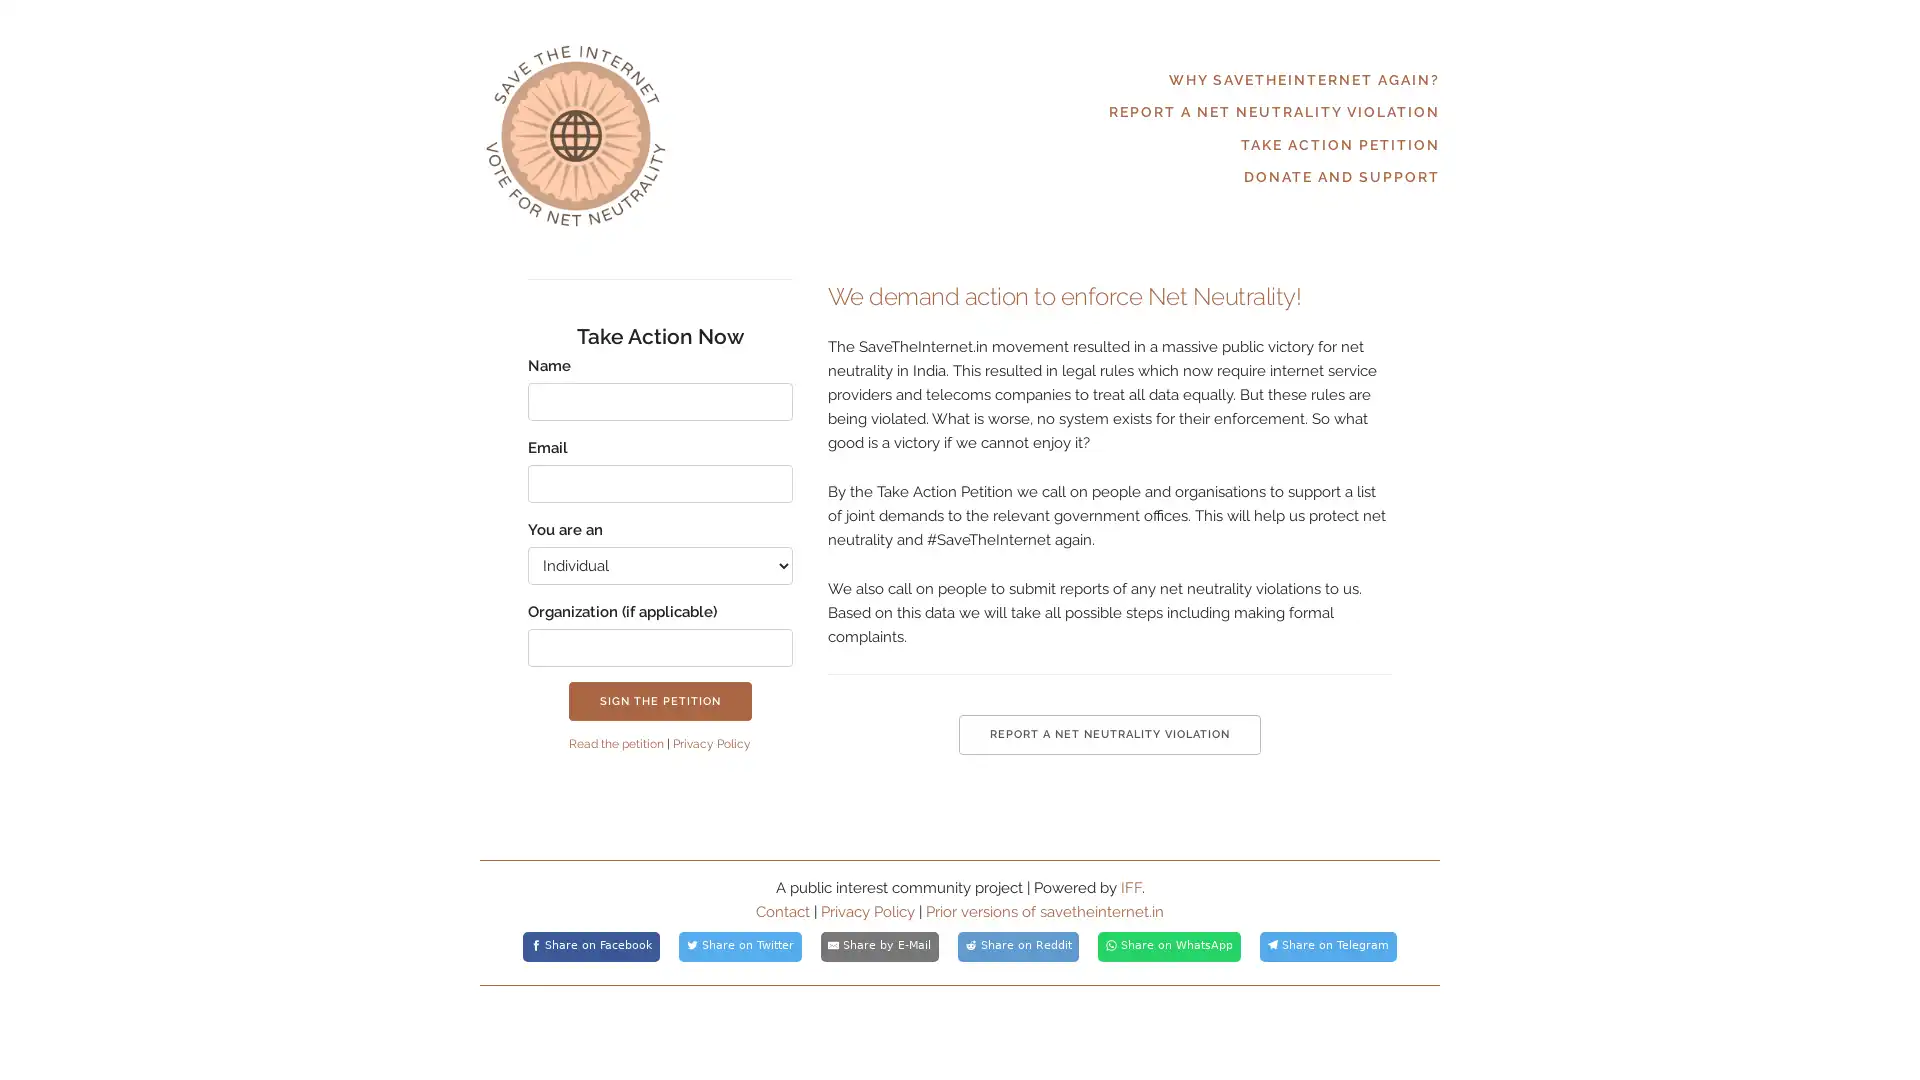 This screenshot has width=1920, height=1080. I want to click on SIGN THE PETITION, so click(659, 700).